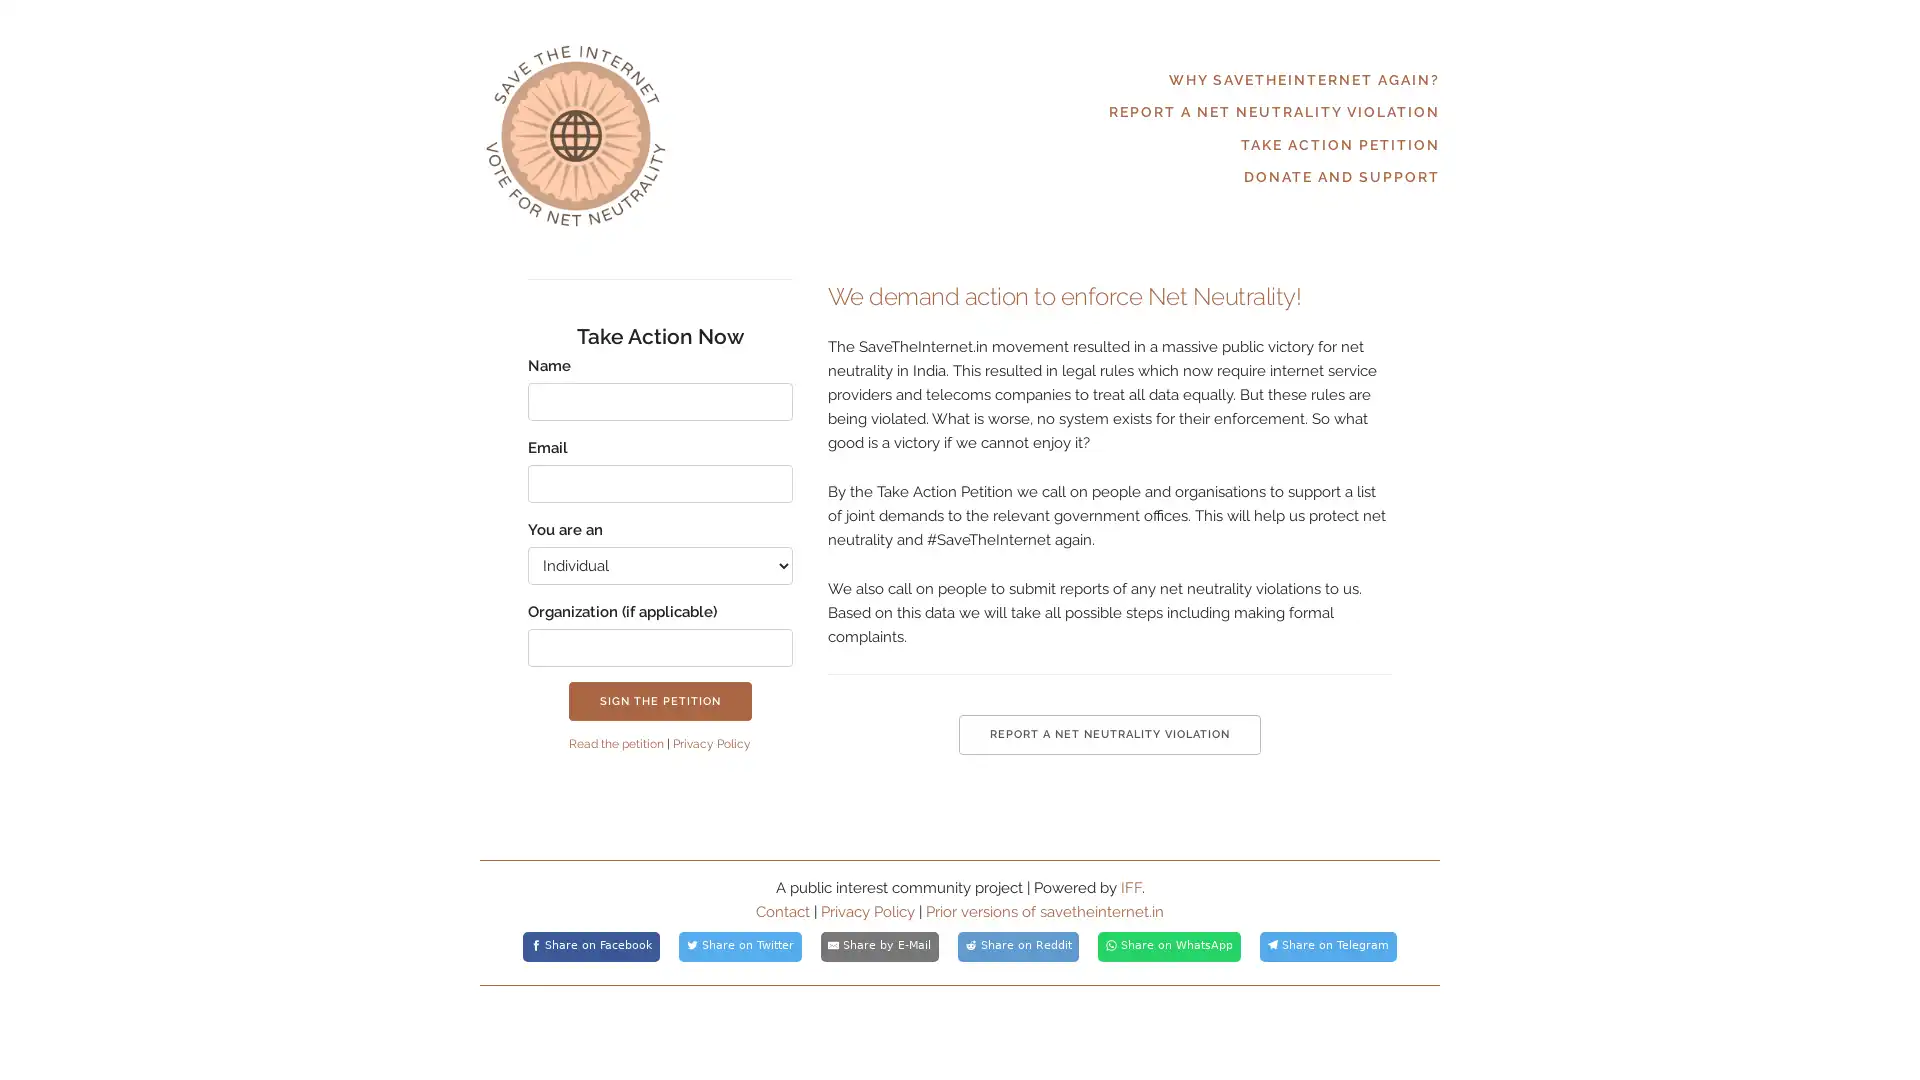 This screenshot has width=1920, height=1080. I want to click on SIGN THE PETITION, so click(659, 700).